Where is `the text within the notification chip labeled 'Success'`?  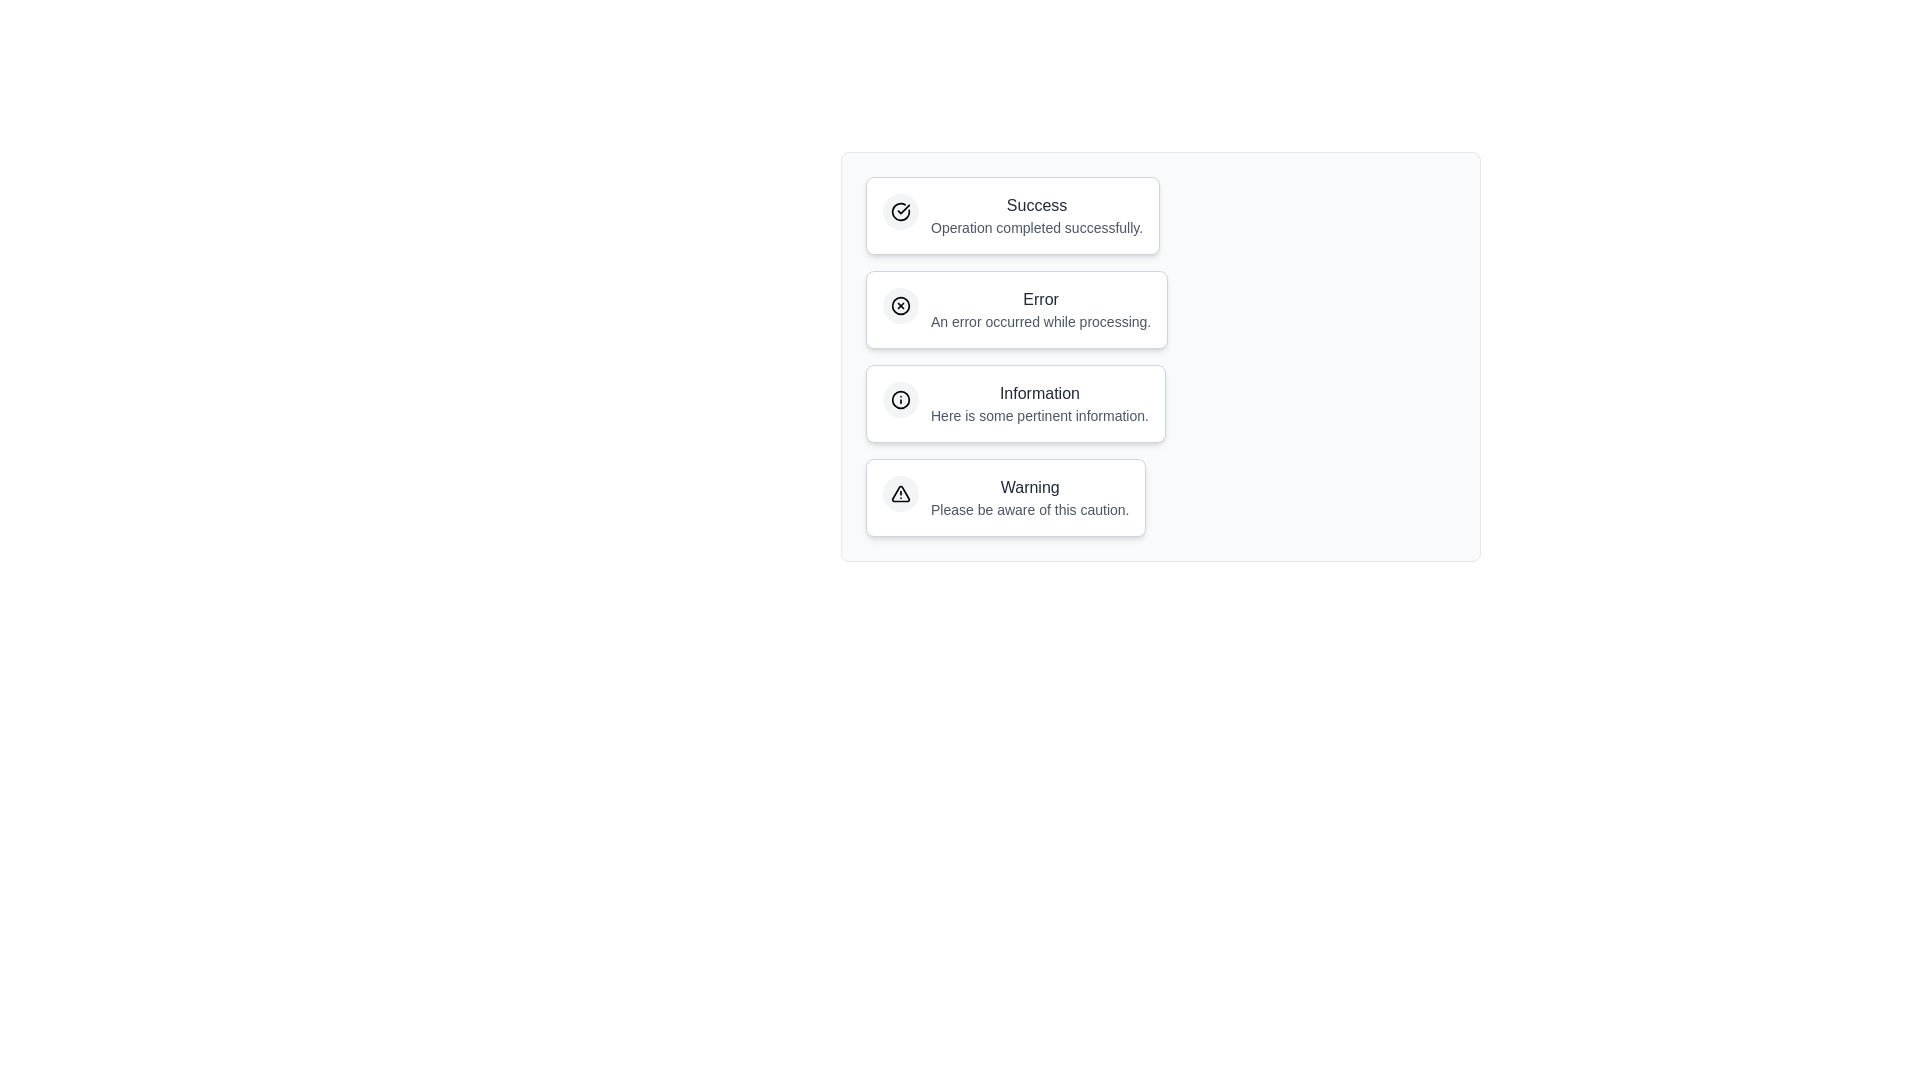 the text within the notification chip labeled 'Success' is located at coordinates (1036, 205).